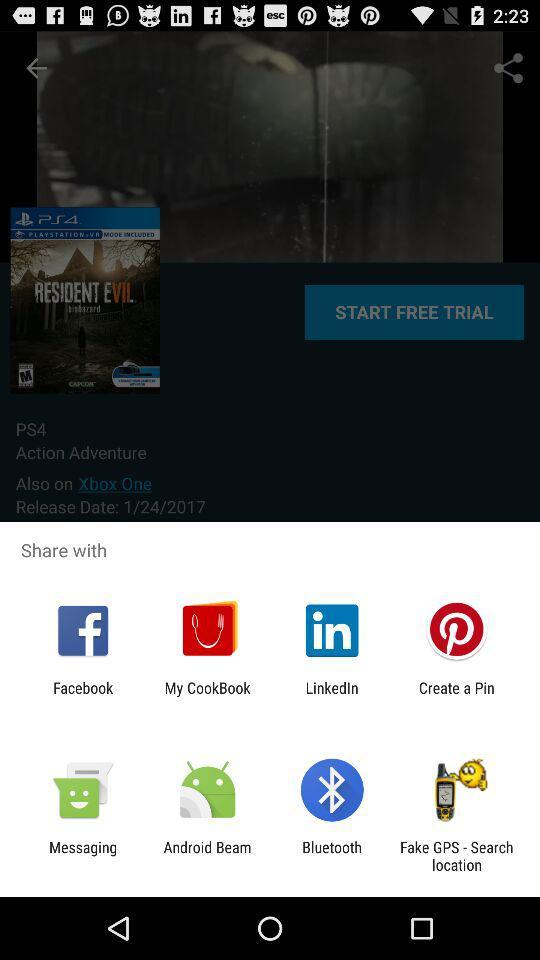  What do you see at coordinates (206, 855) in the screenshot?
I see `android beam app` at bounding box center [206, 855].